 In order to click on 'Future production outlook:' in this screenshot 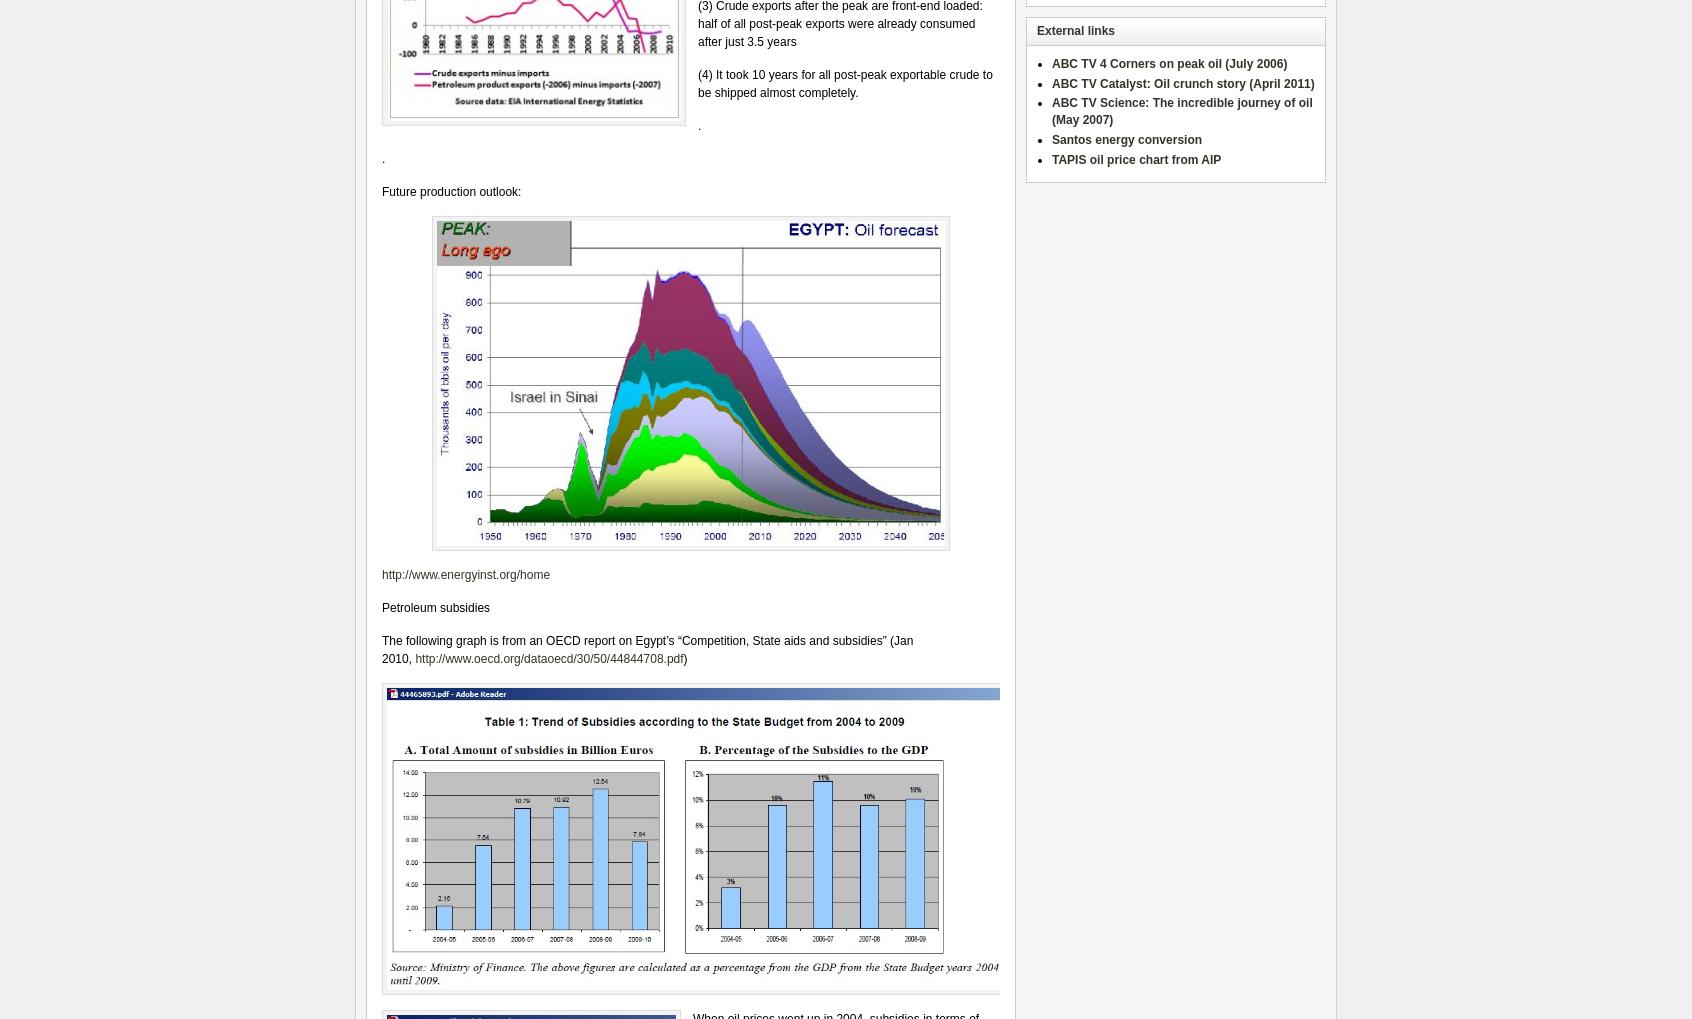, I will do `click(450, 190)`.